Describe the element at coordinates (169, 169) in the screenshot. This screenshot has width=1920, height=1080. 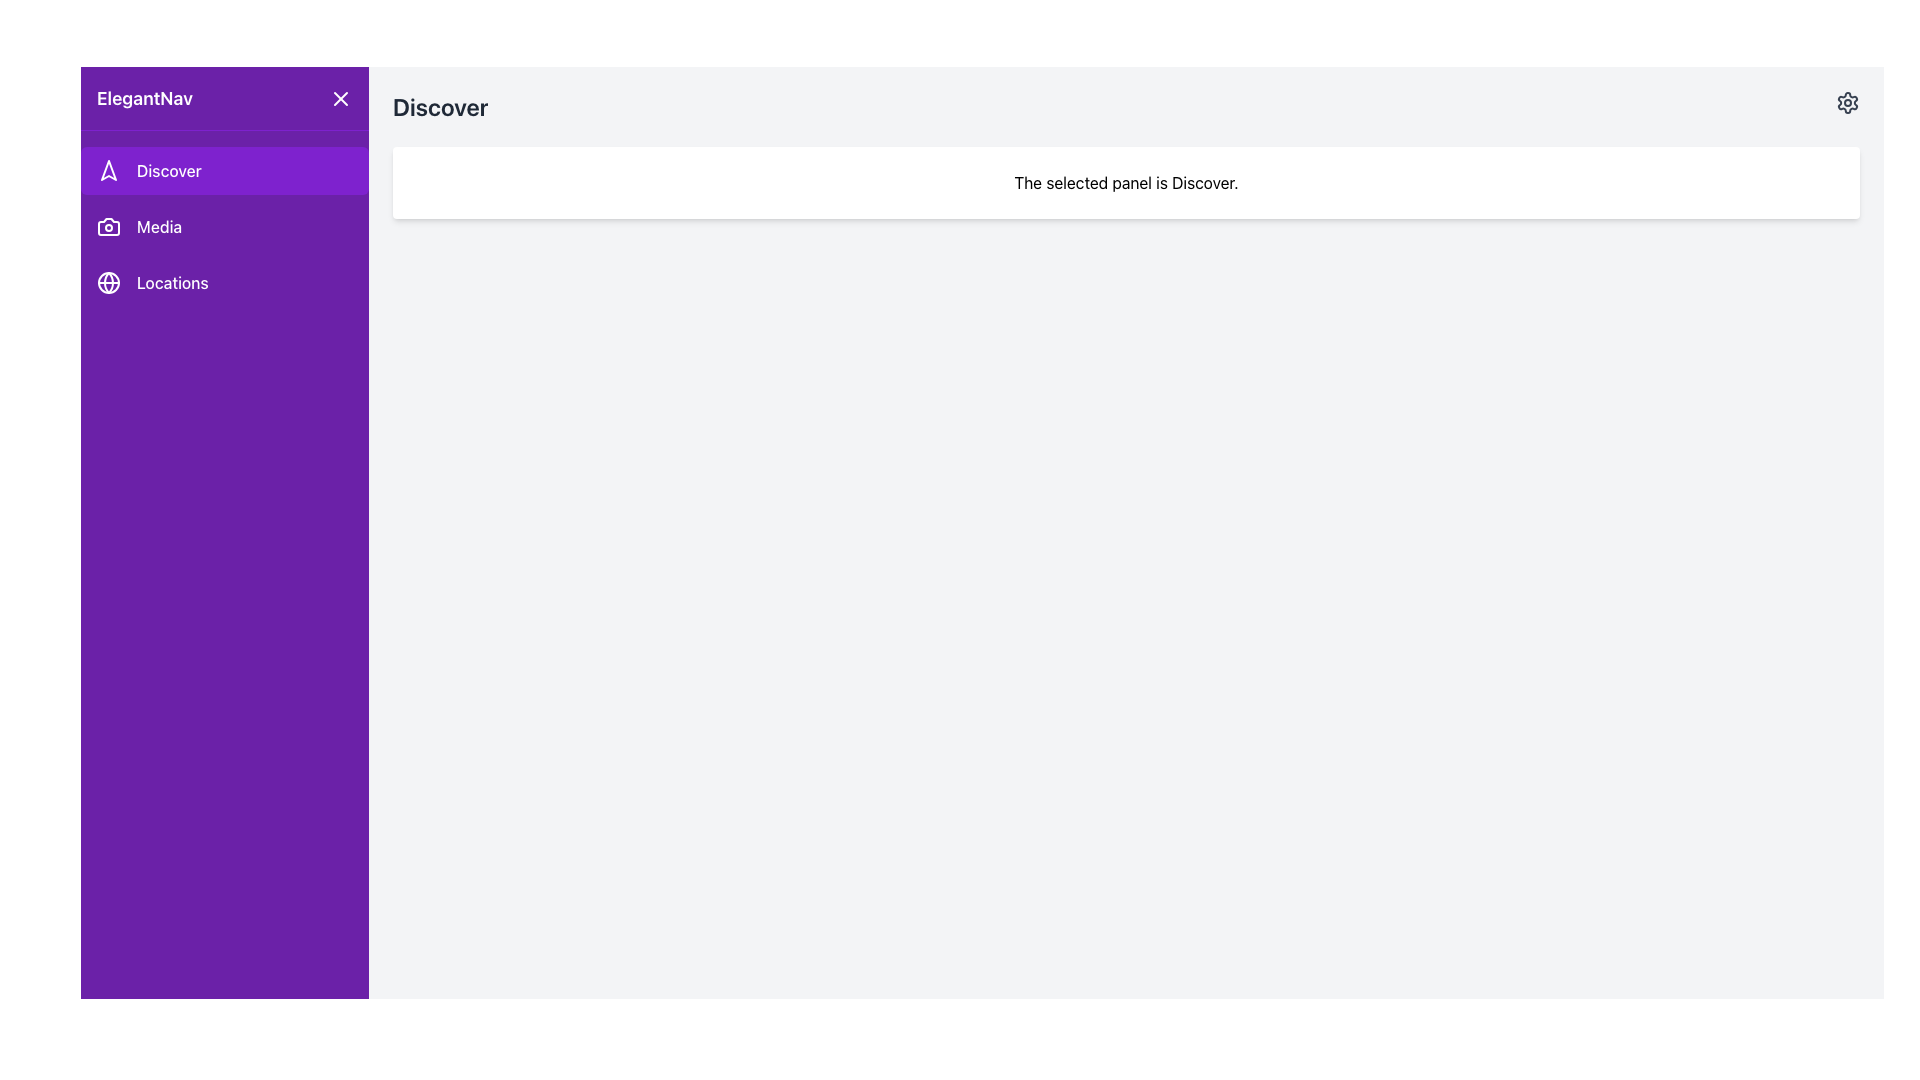
I see `the 'Discover' navigation label in the vertical menu on the left side of the user interface` at that location.